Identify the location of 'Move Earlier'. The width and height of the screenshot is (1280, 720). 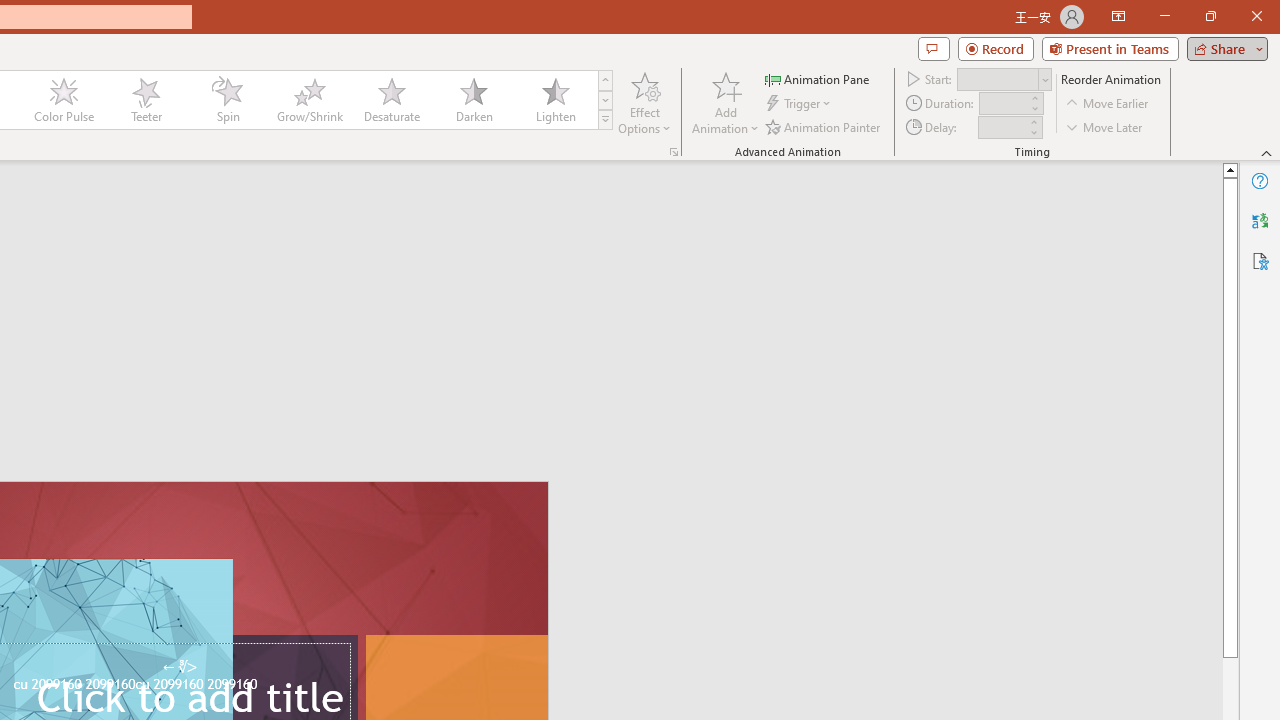
(1106, 103).